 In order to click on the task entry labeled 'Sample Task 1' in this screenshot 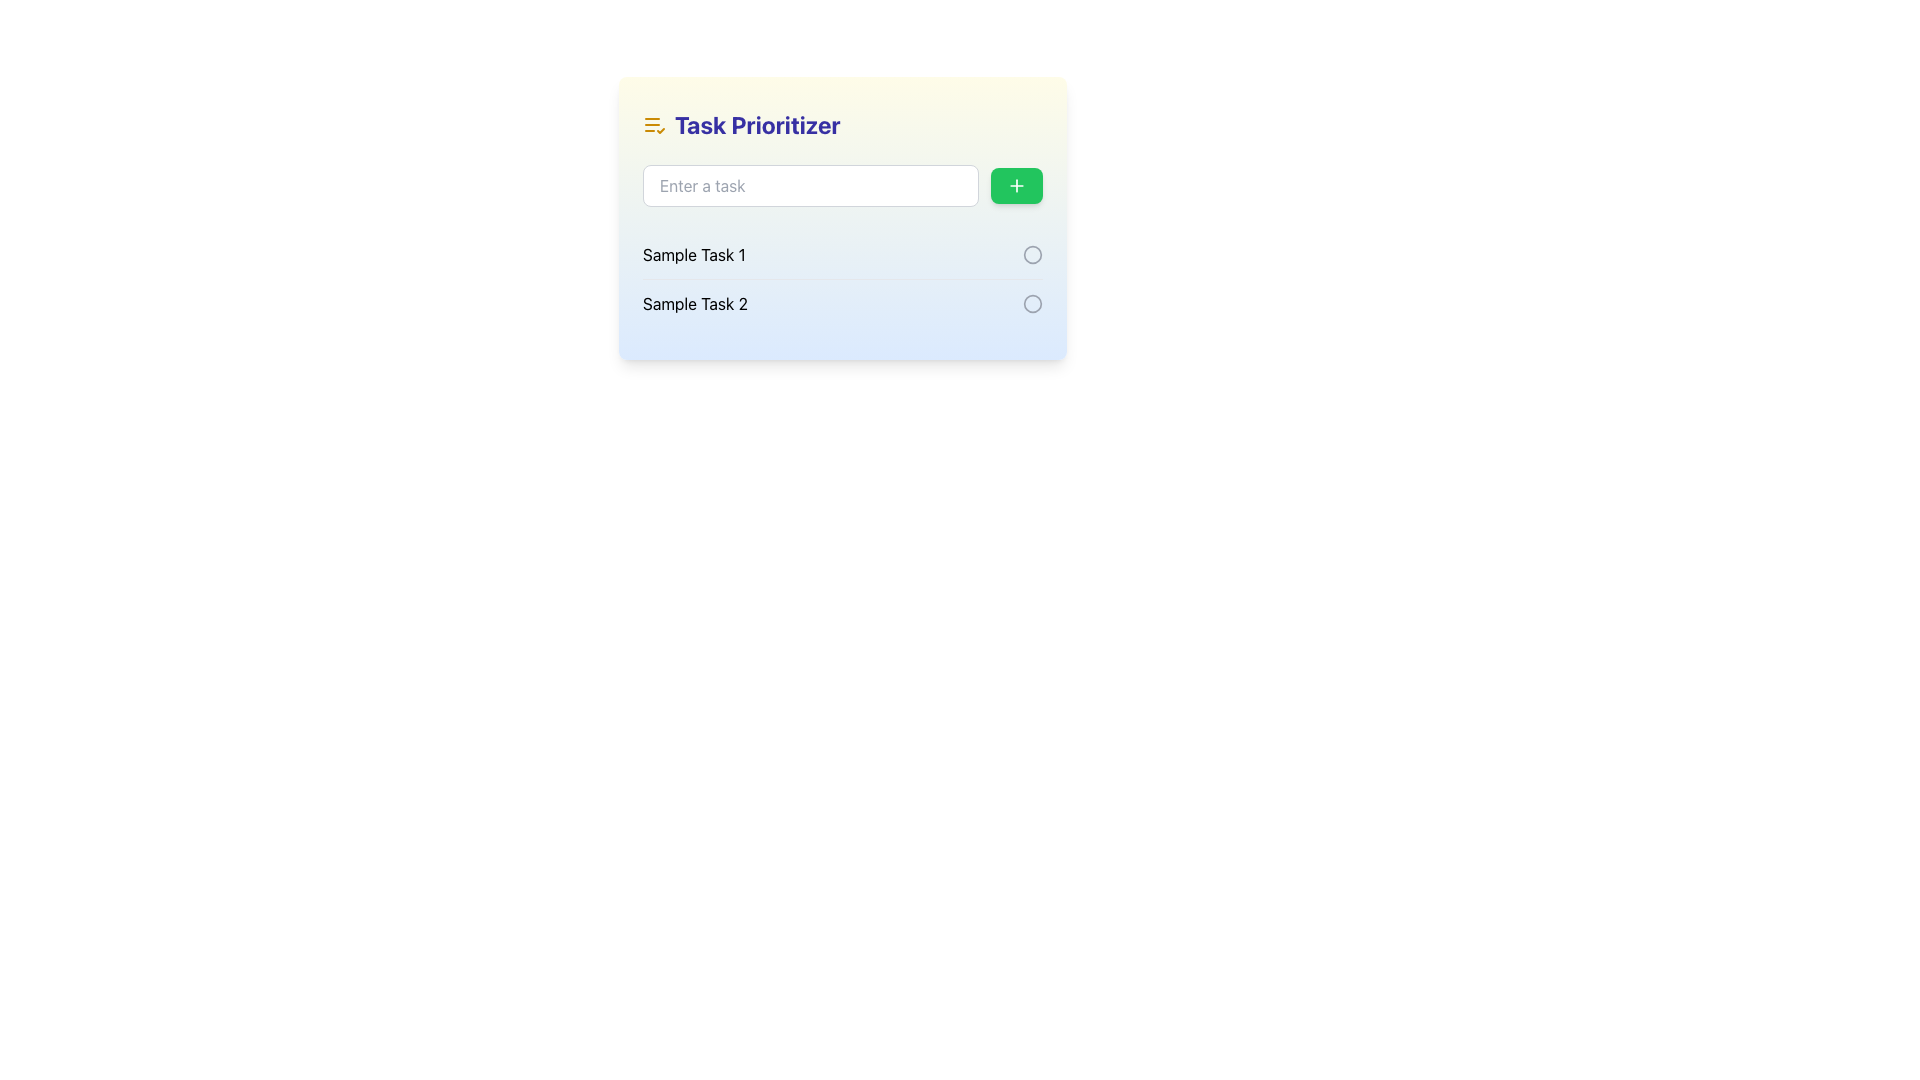, I will do `click(843, 253)`.